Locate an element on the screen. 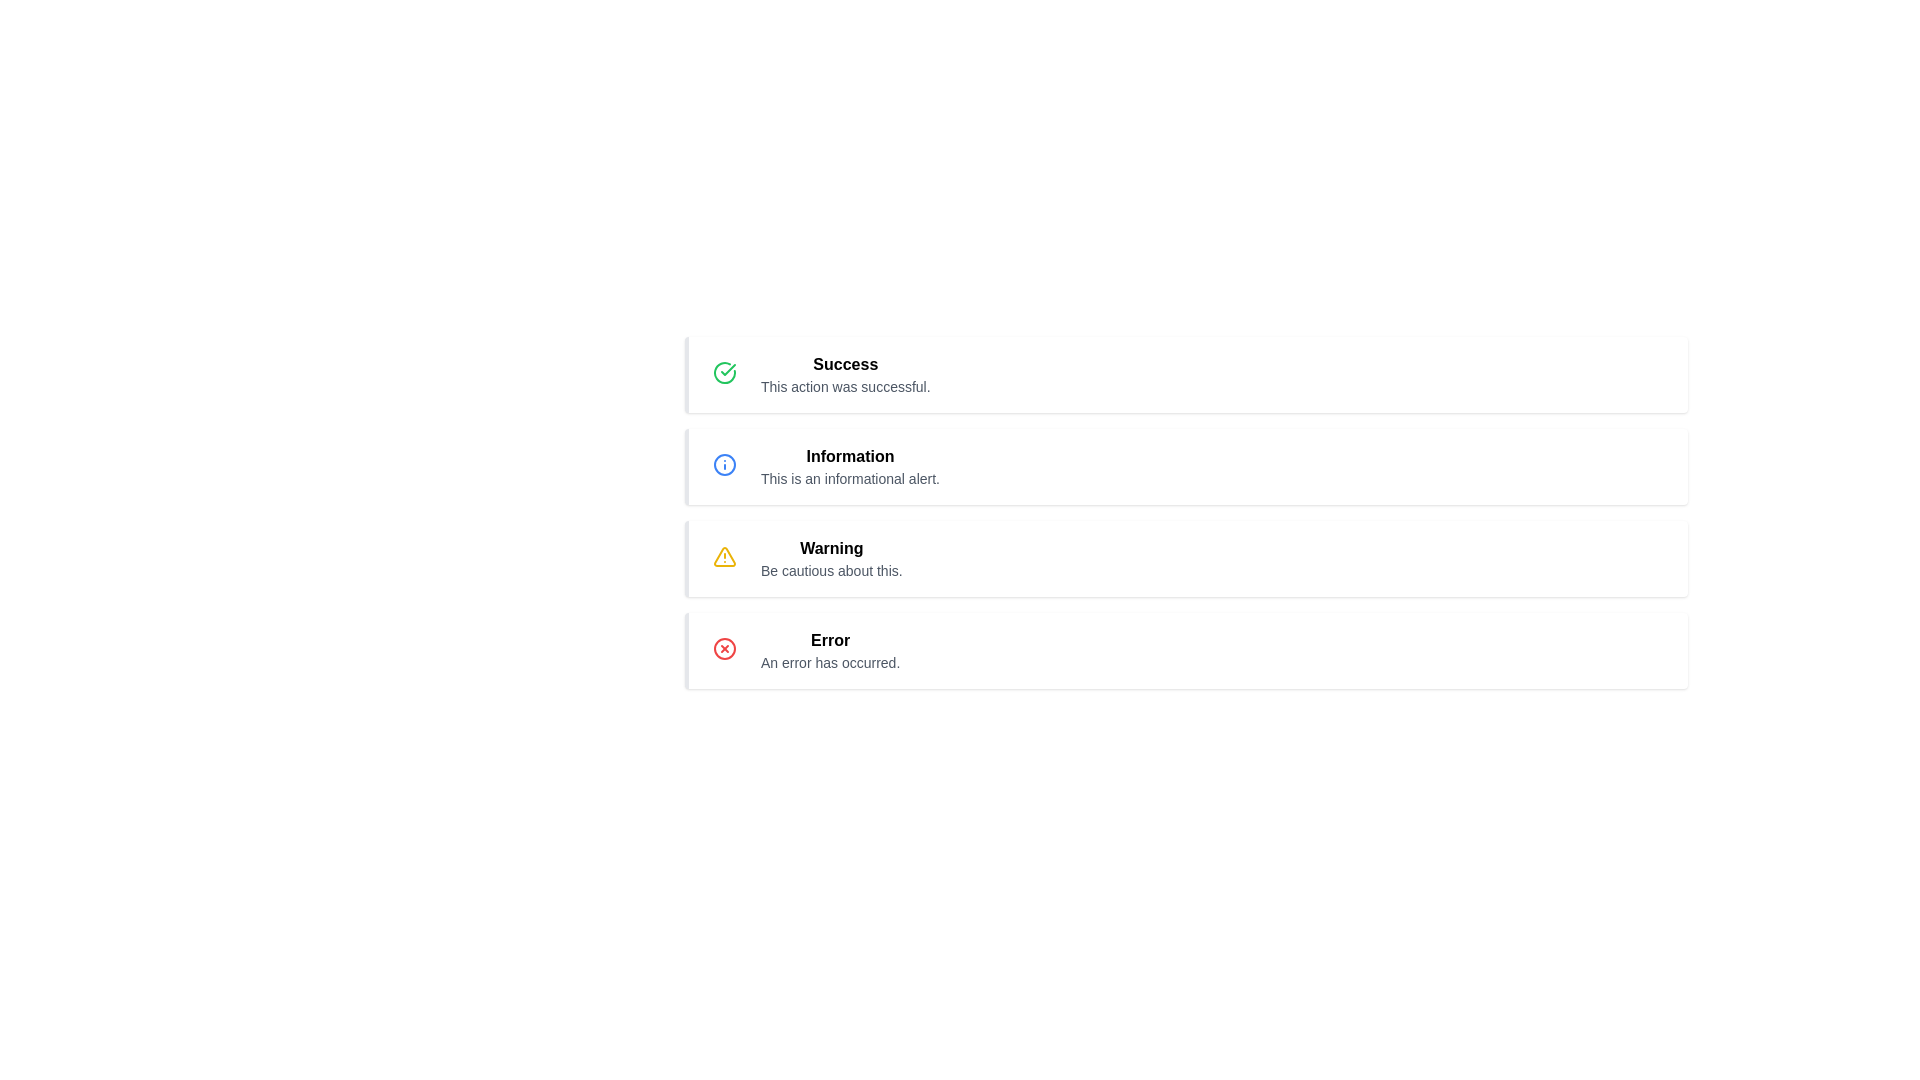 The height and width of the screenshot is (1080, 1920). the success alert message element that displays a title 'Success' and a descriptive text 'This action was successful.' is located at coordinates (845, 374).